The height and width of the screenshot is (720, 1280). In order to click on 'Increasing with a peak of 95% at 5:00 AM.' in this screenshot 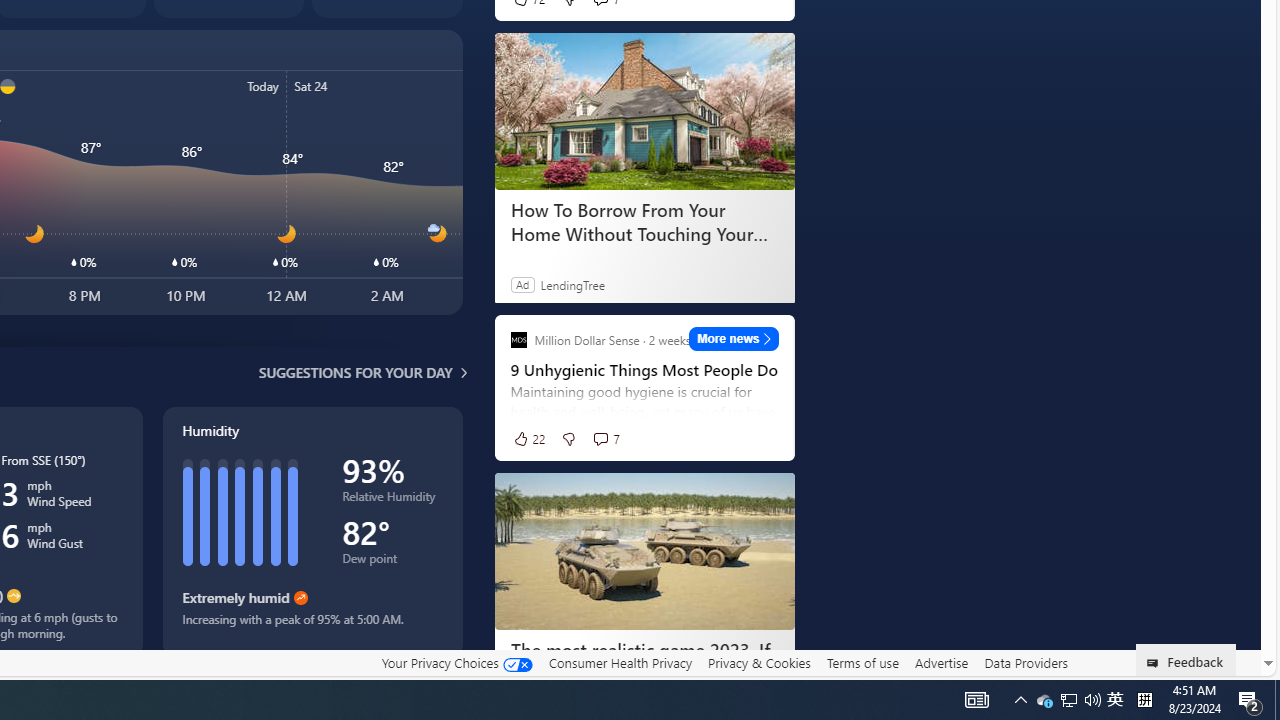, I will do `click(311, 626)`.